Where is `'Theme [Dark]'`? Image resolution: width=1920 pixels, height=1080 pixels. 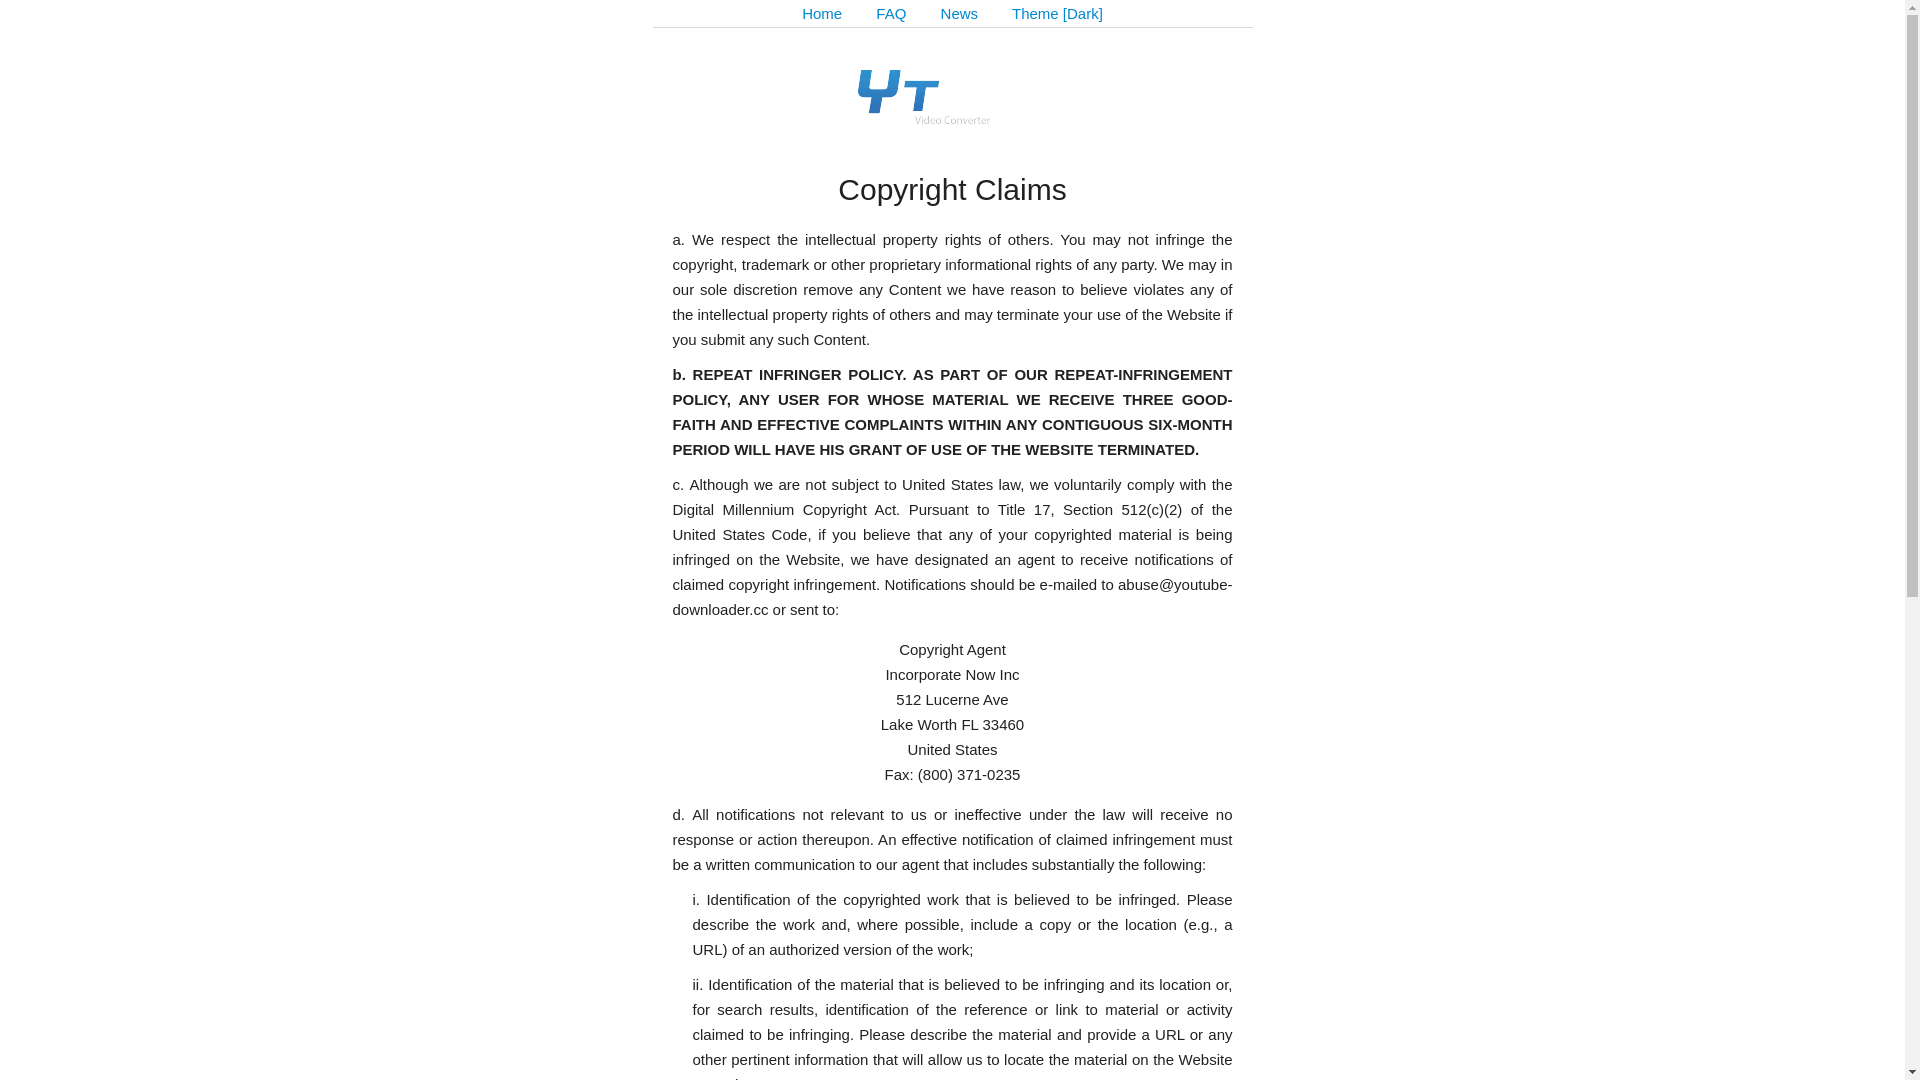 'Theme [Dark]' is located at coordinates (1056, 13).